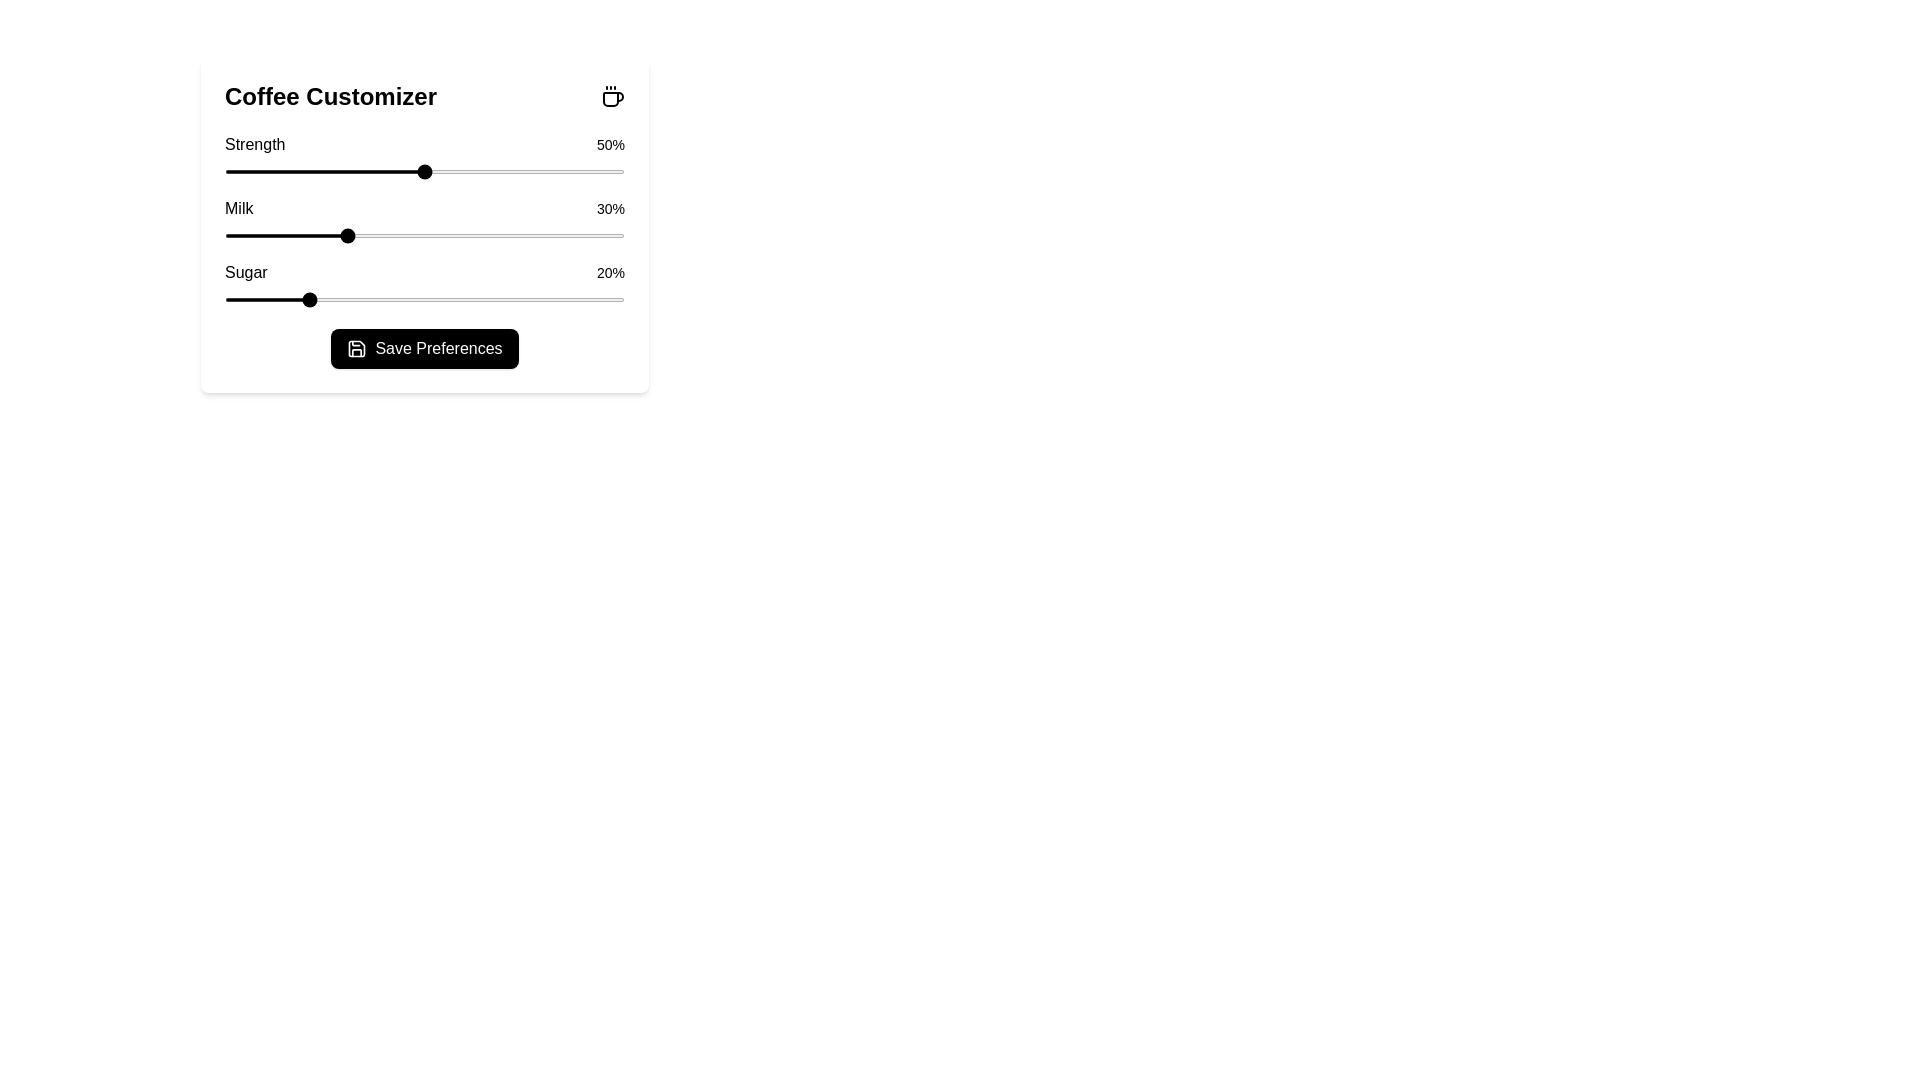 This screenshot has width=1920, height=1080. I want to click on the confirmation button located at the bottom of the 'Coffee Customizer' section, which serves, so click(437, 347).